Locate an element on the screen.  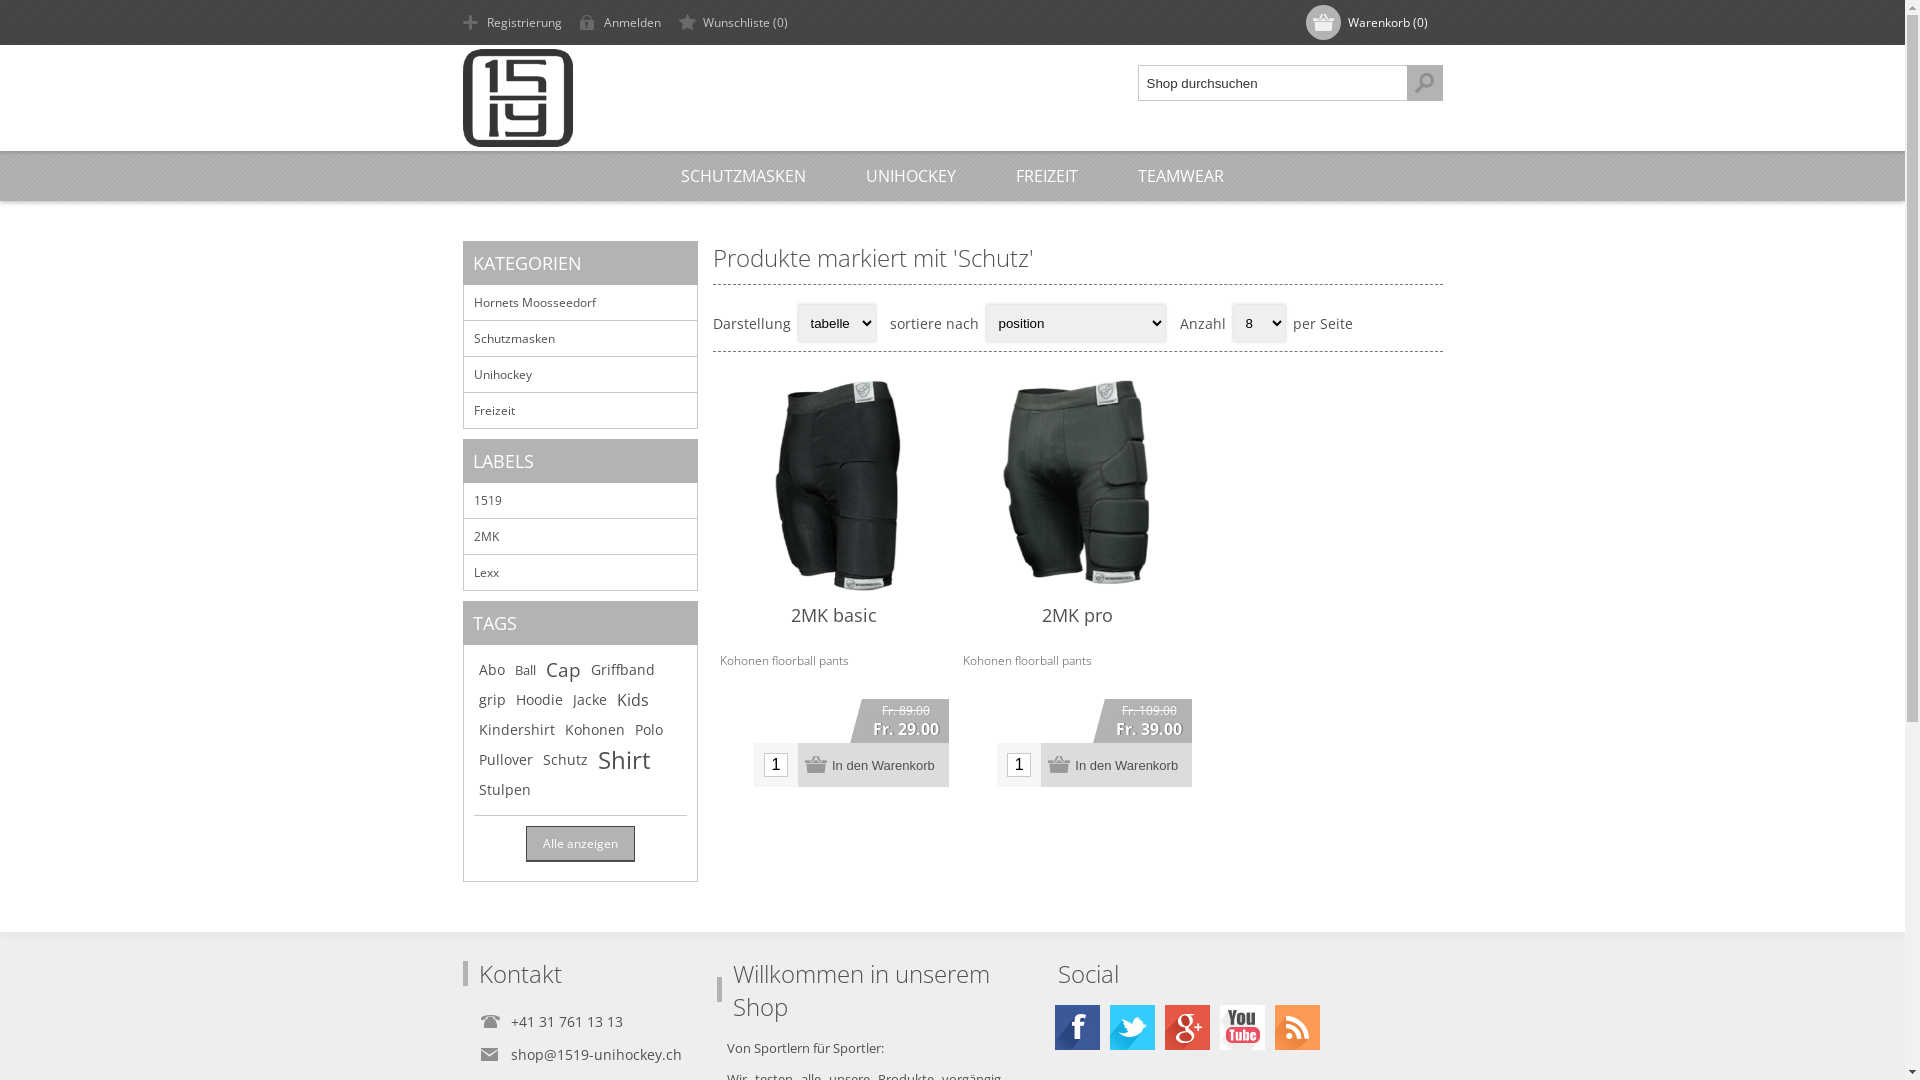
'UNIHOCKEY' is located at coordinates (910, 175).